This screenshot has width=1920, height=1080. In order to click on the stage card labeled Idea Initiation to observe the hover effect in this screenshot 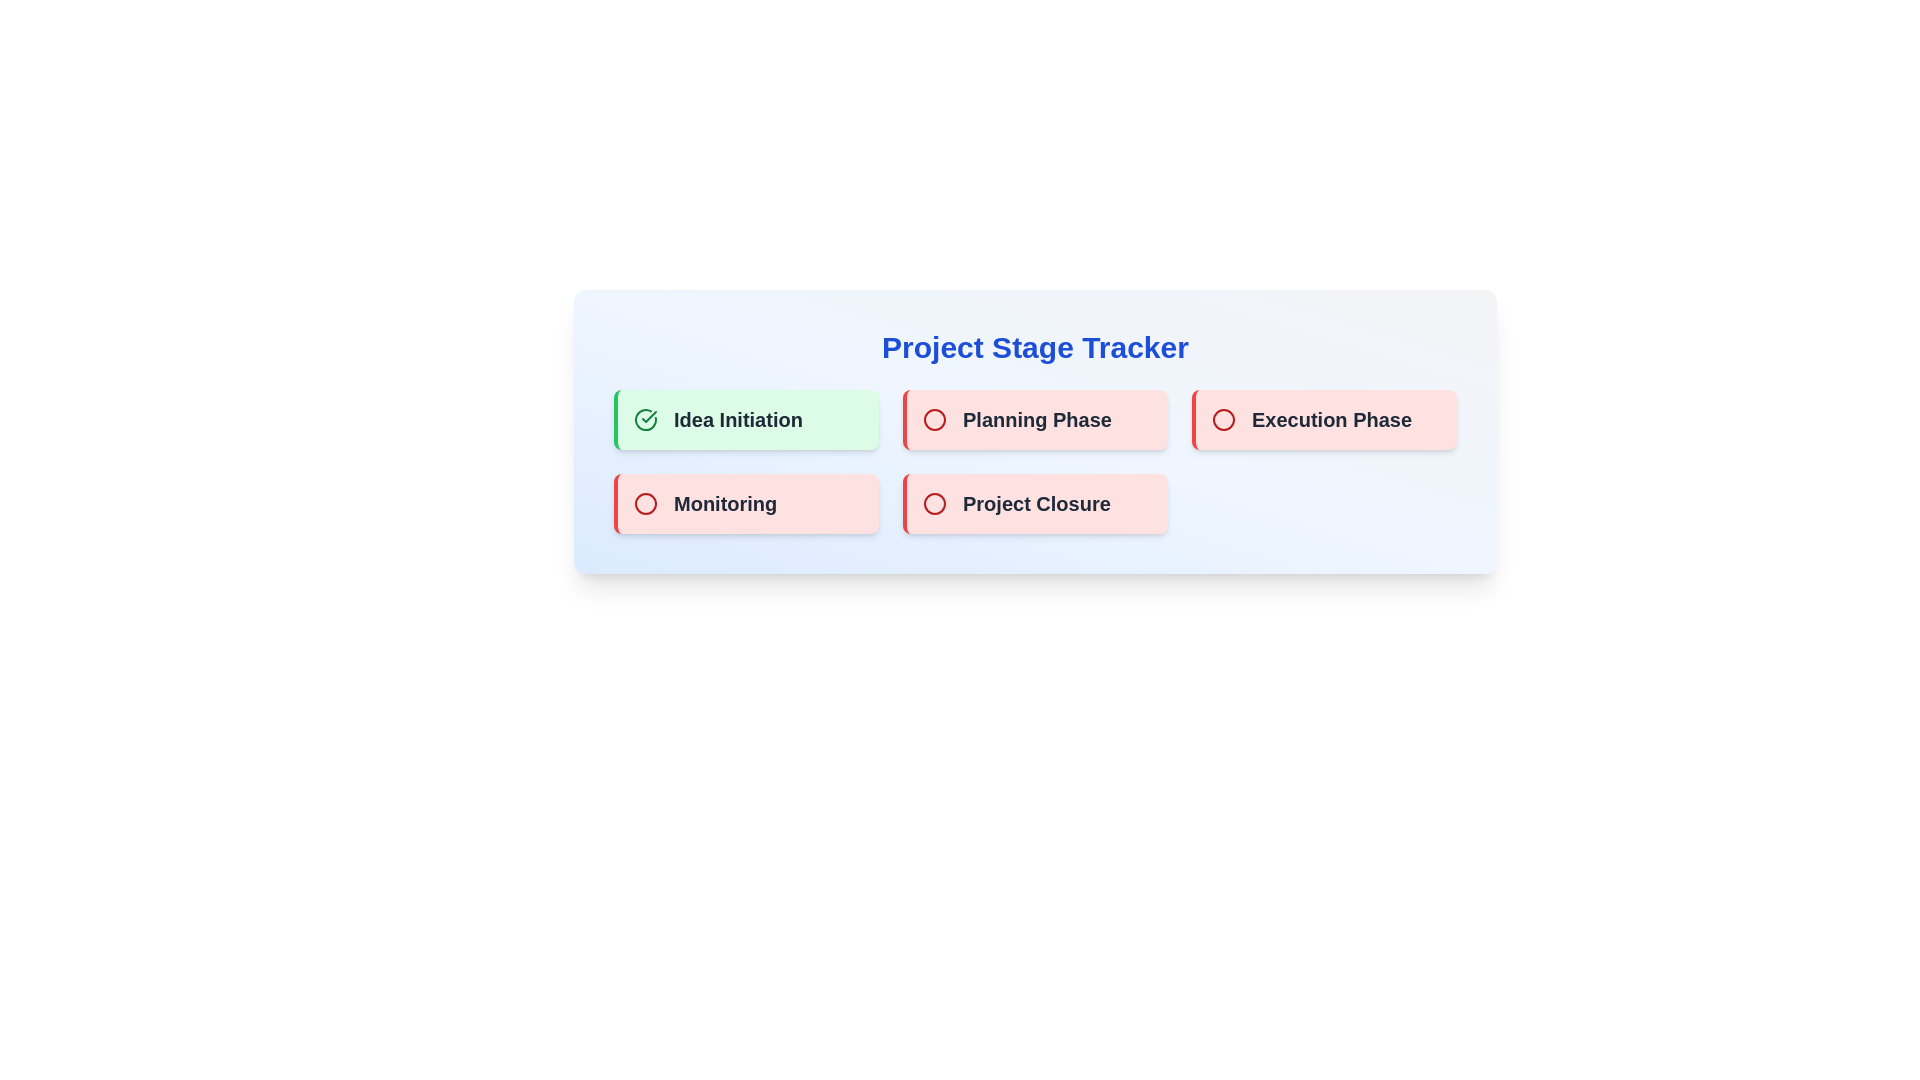, I will do `click(745, 419)`.